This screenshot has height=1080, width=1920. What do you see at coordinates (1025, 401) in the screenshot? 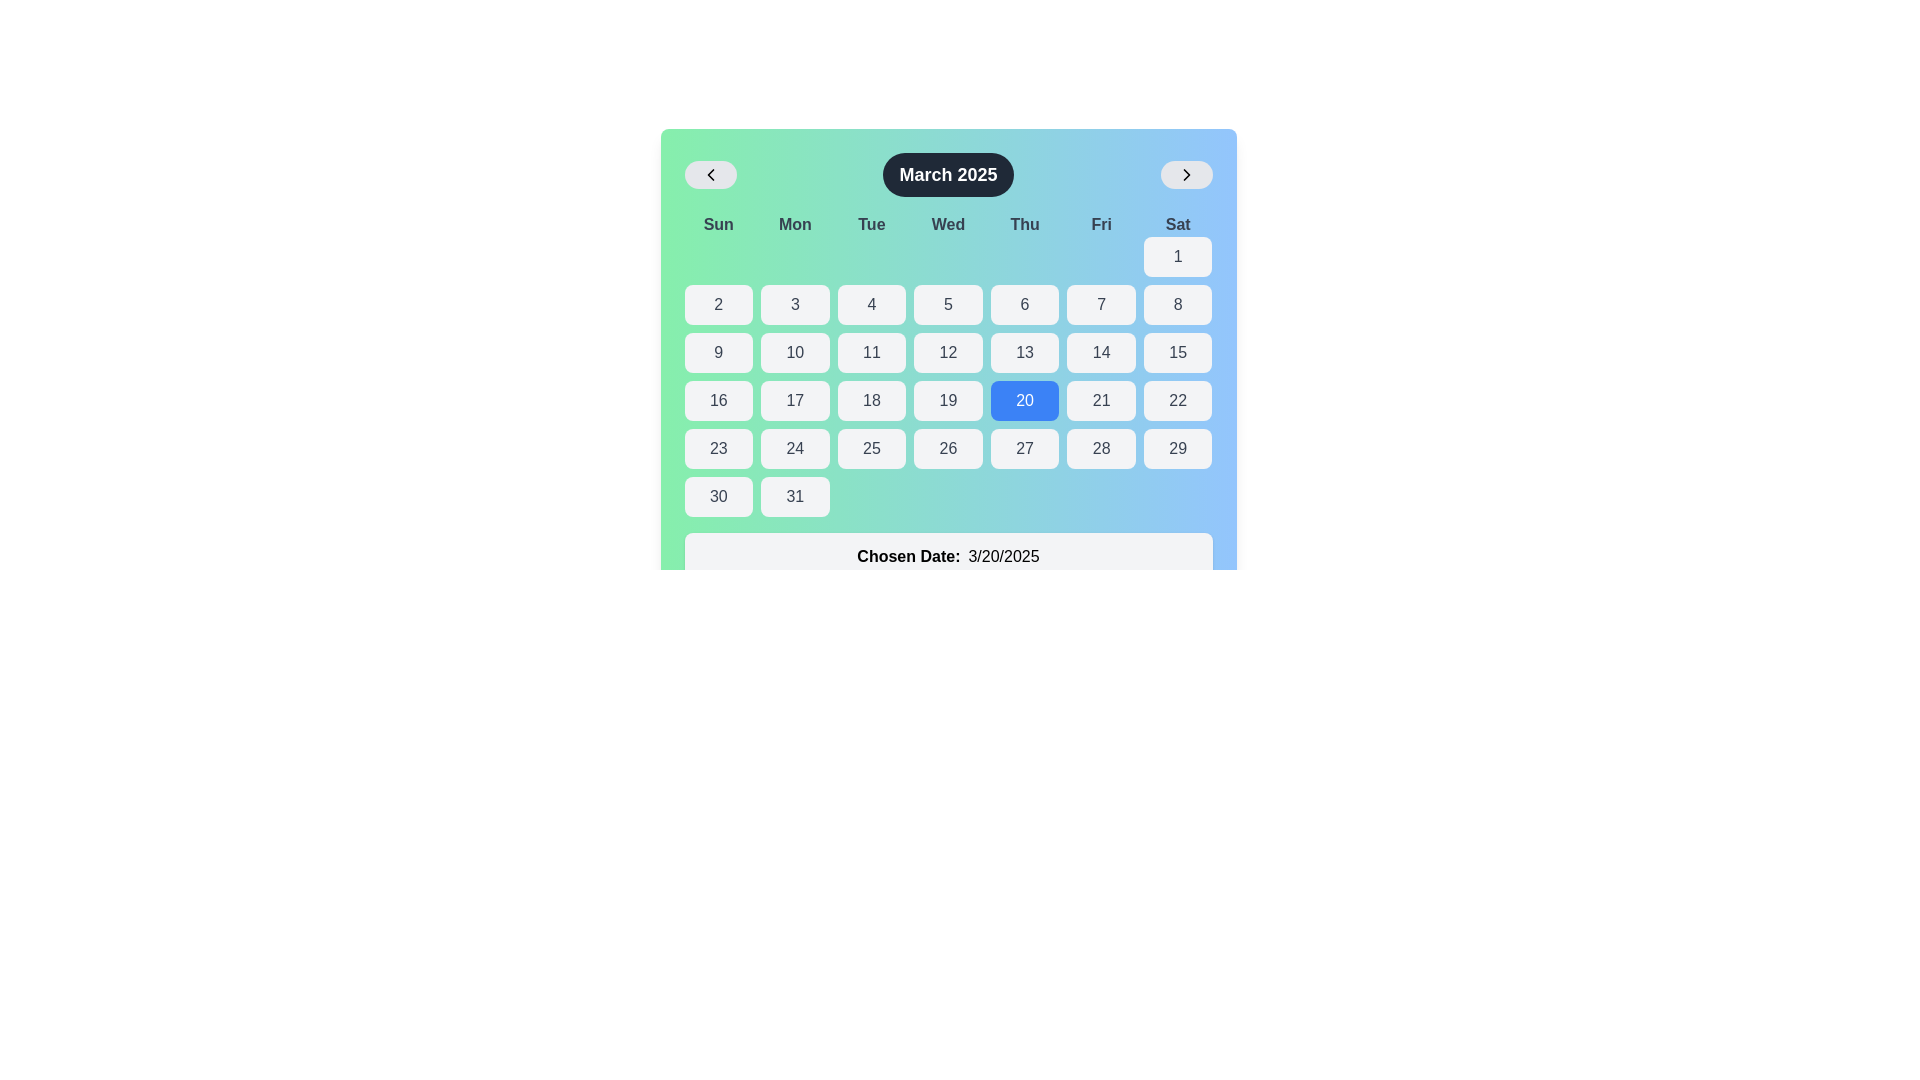
I see `the rounded rectangular button with a blue background and white text displaying '20' located in the fourth row and fourth column of the calendar grid` at bounding box center [1025, 401].